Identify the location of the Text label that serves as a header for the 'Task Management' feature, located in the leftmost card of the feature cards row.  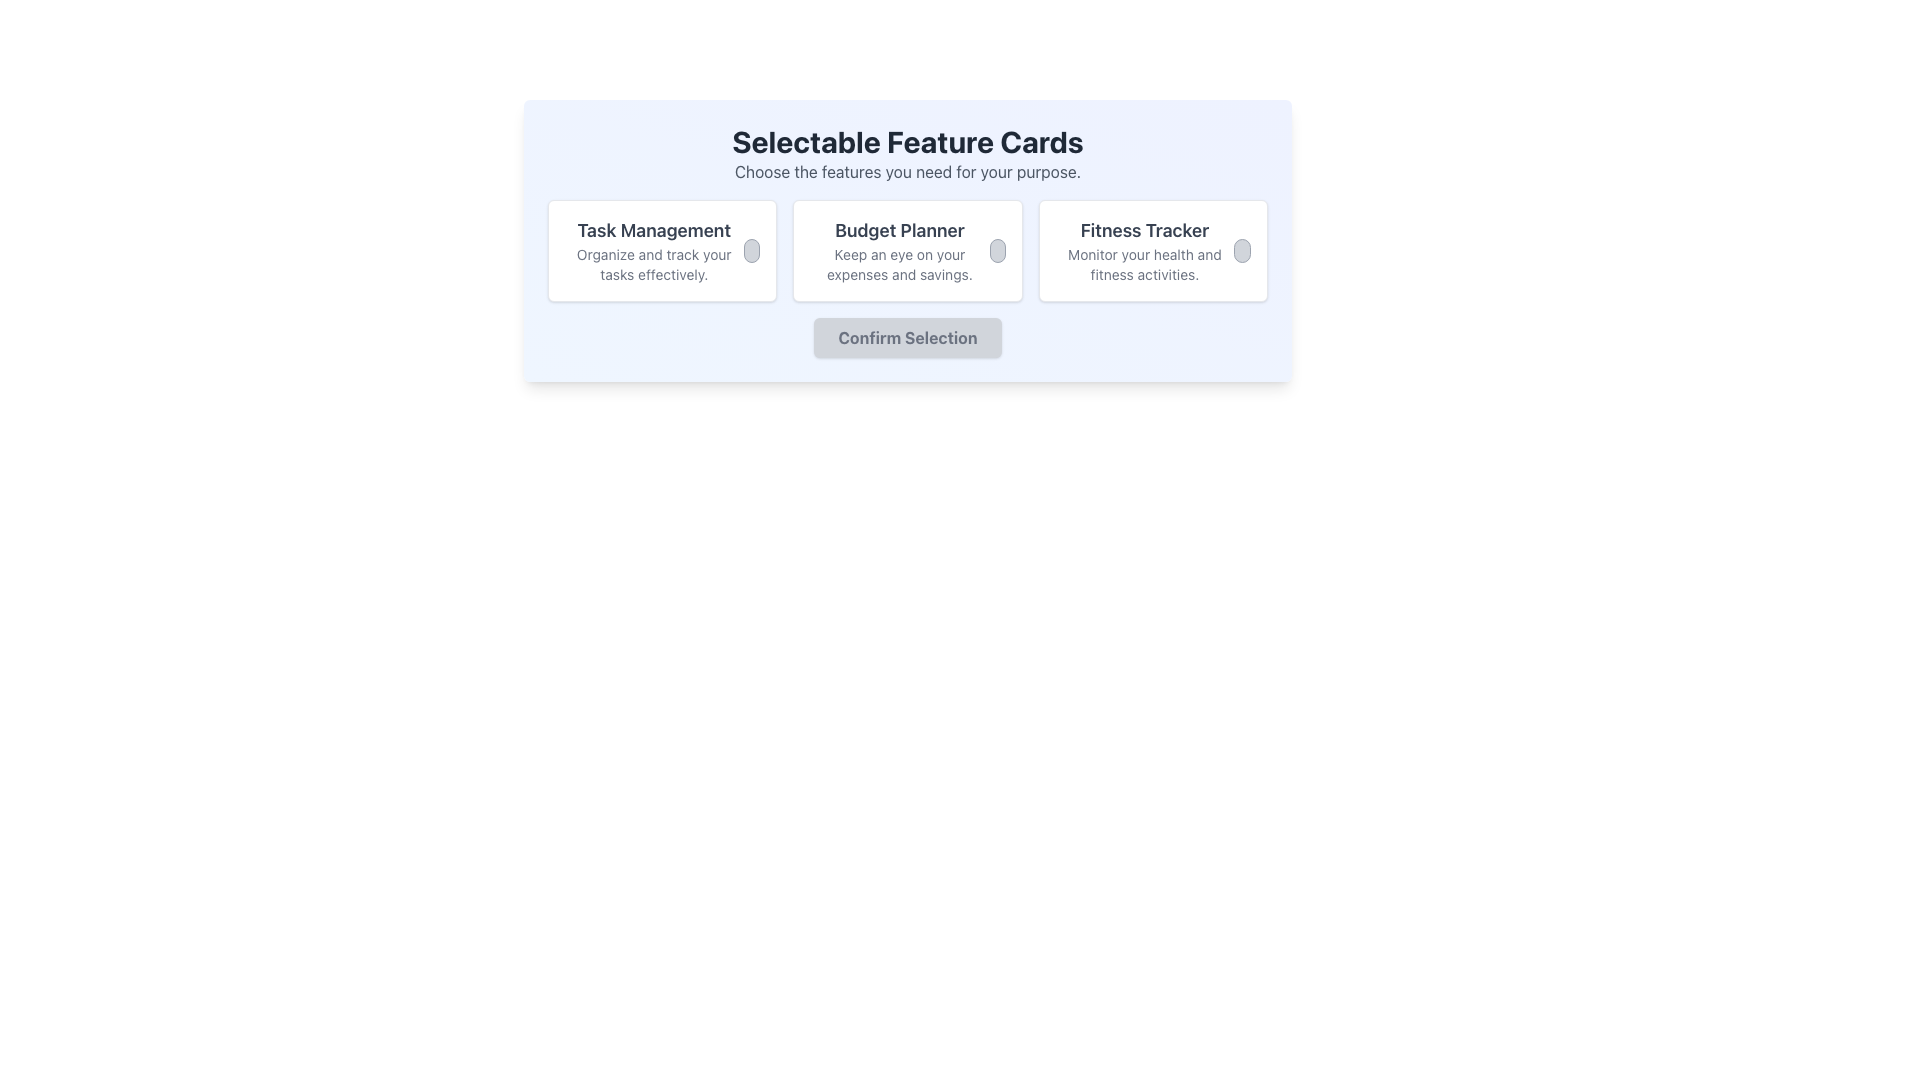
(654, 249).